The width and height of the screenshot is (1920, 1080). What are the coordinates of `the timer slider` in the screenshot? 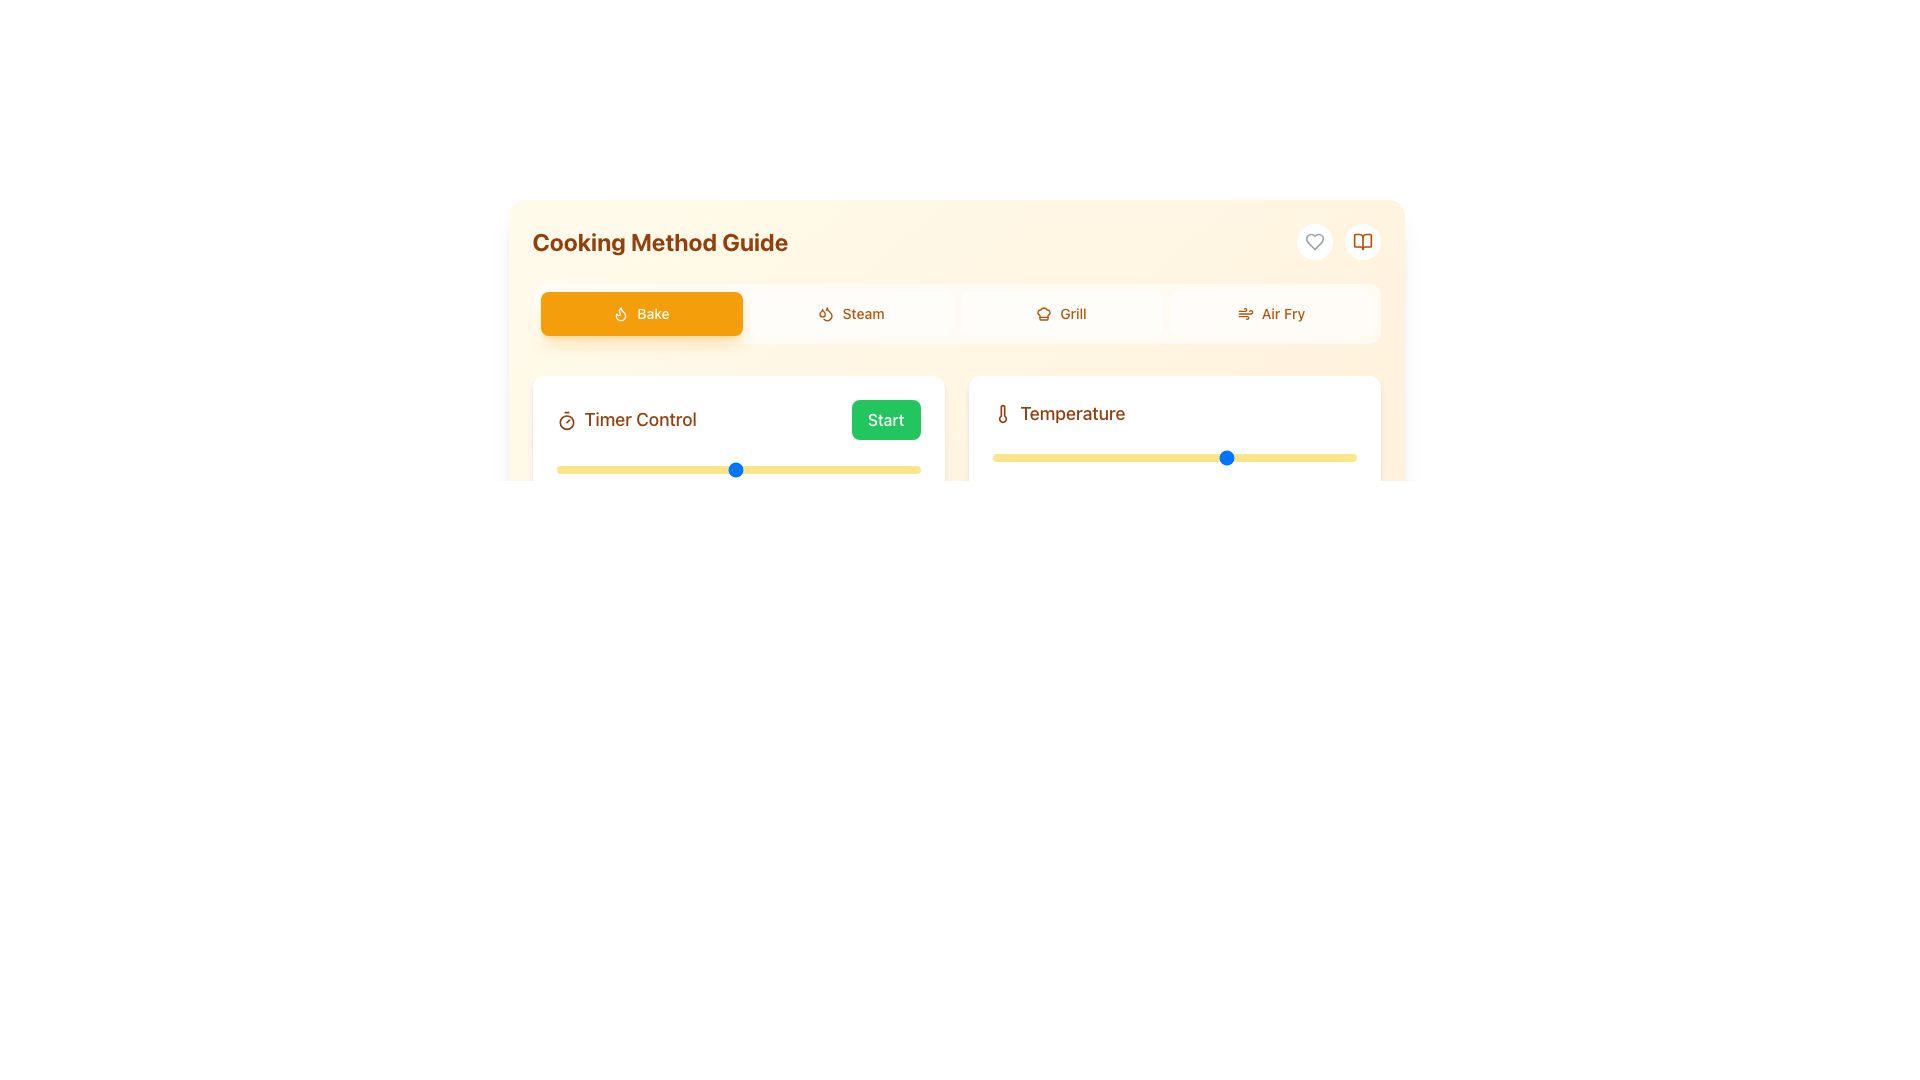 It's located at (759, 470).